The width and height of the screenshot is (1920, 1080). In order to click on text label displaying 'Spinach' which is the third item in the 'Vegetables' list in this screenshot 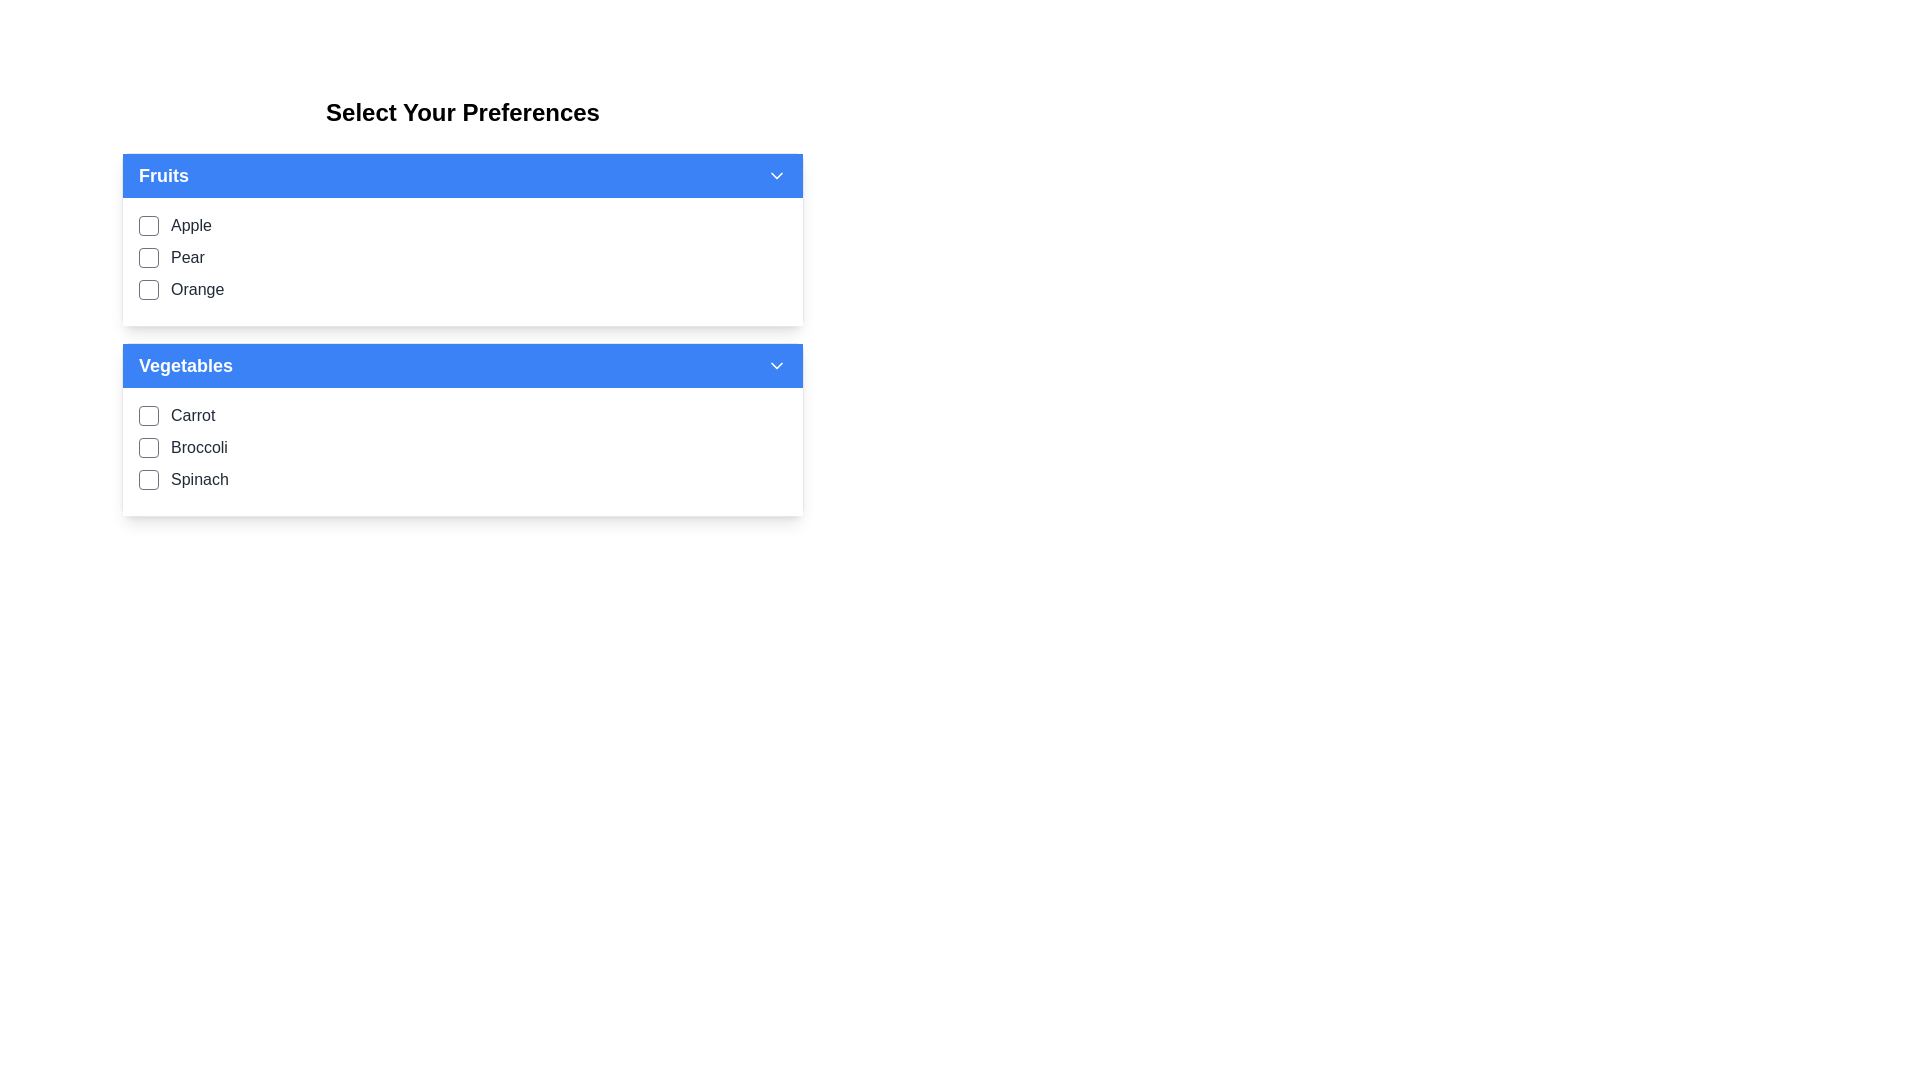, I will do `click(199, 479)`.